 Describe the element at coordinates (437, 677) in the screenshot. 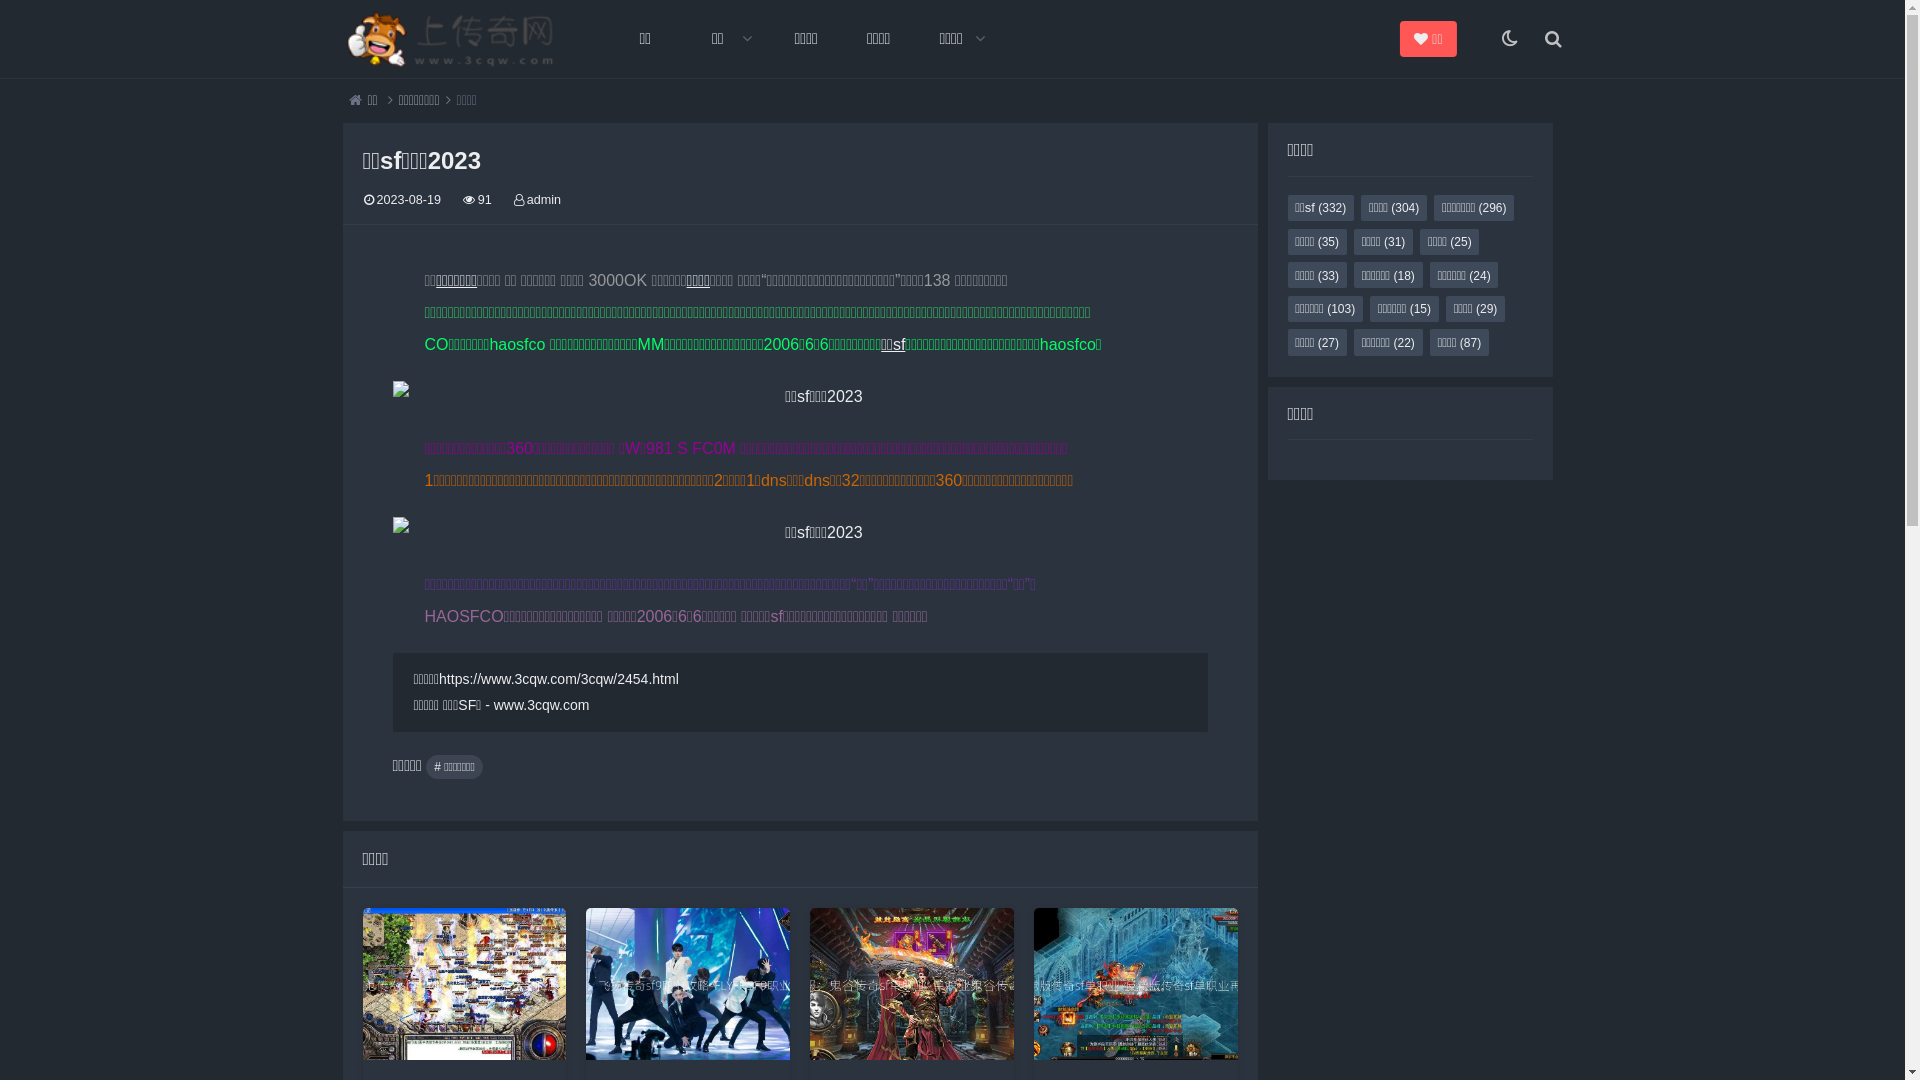

I see `'https://www.3cqw.com/3cqw/2454.html'` at that location.